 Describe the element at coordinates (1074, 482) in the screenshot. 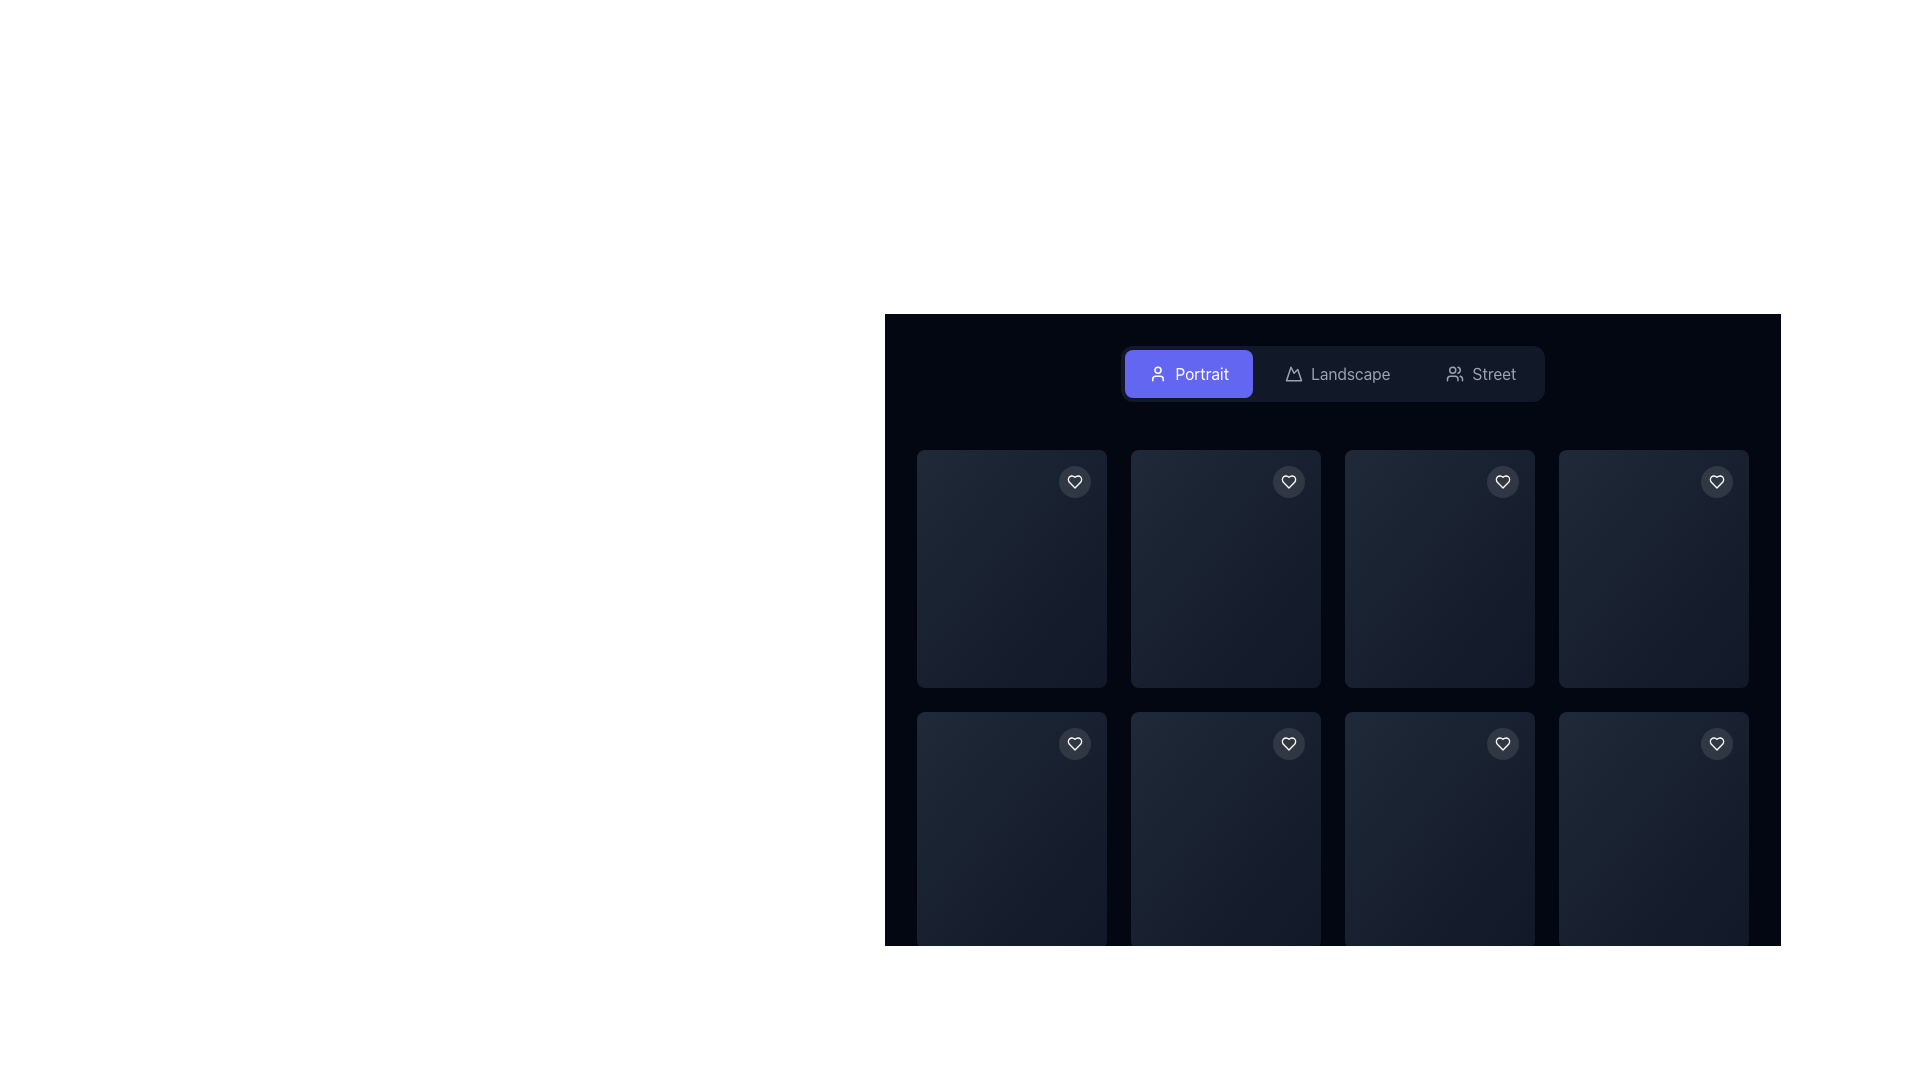

I see `the heart-shaped icon` at that location.